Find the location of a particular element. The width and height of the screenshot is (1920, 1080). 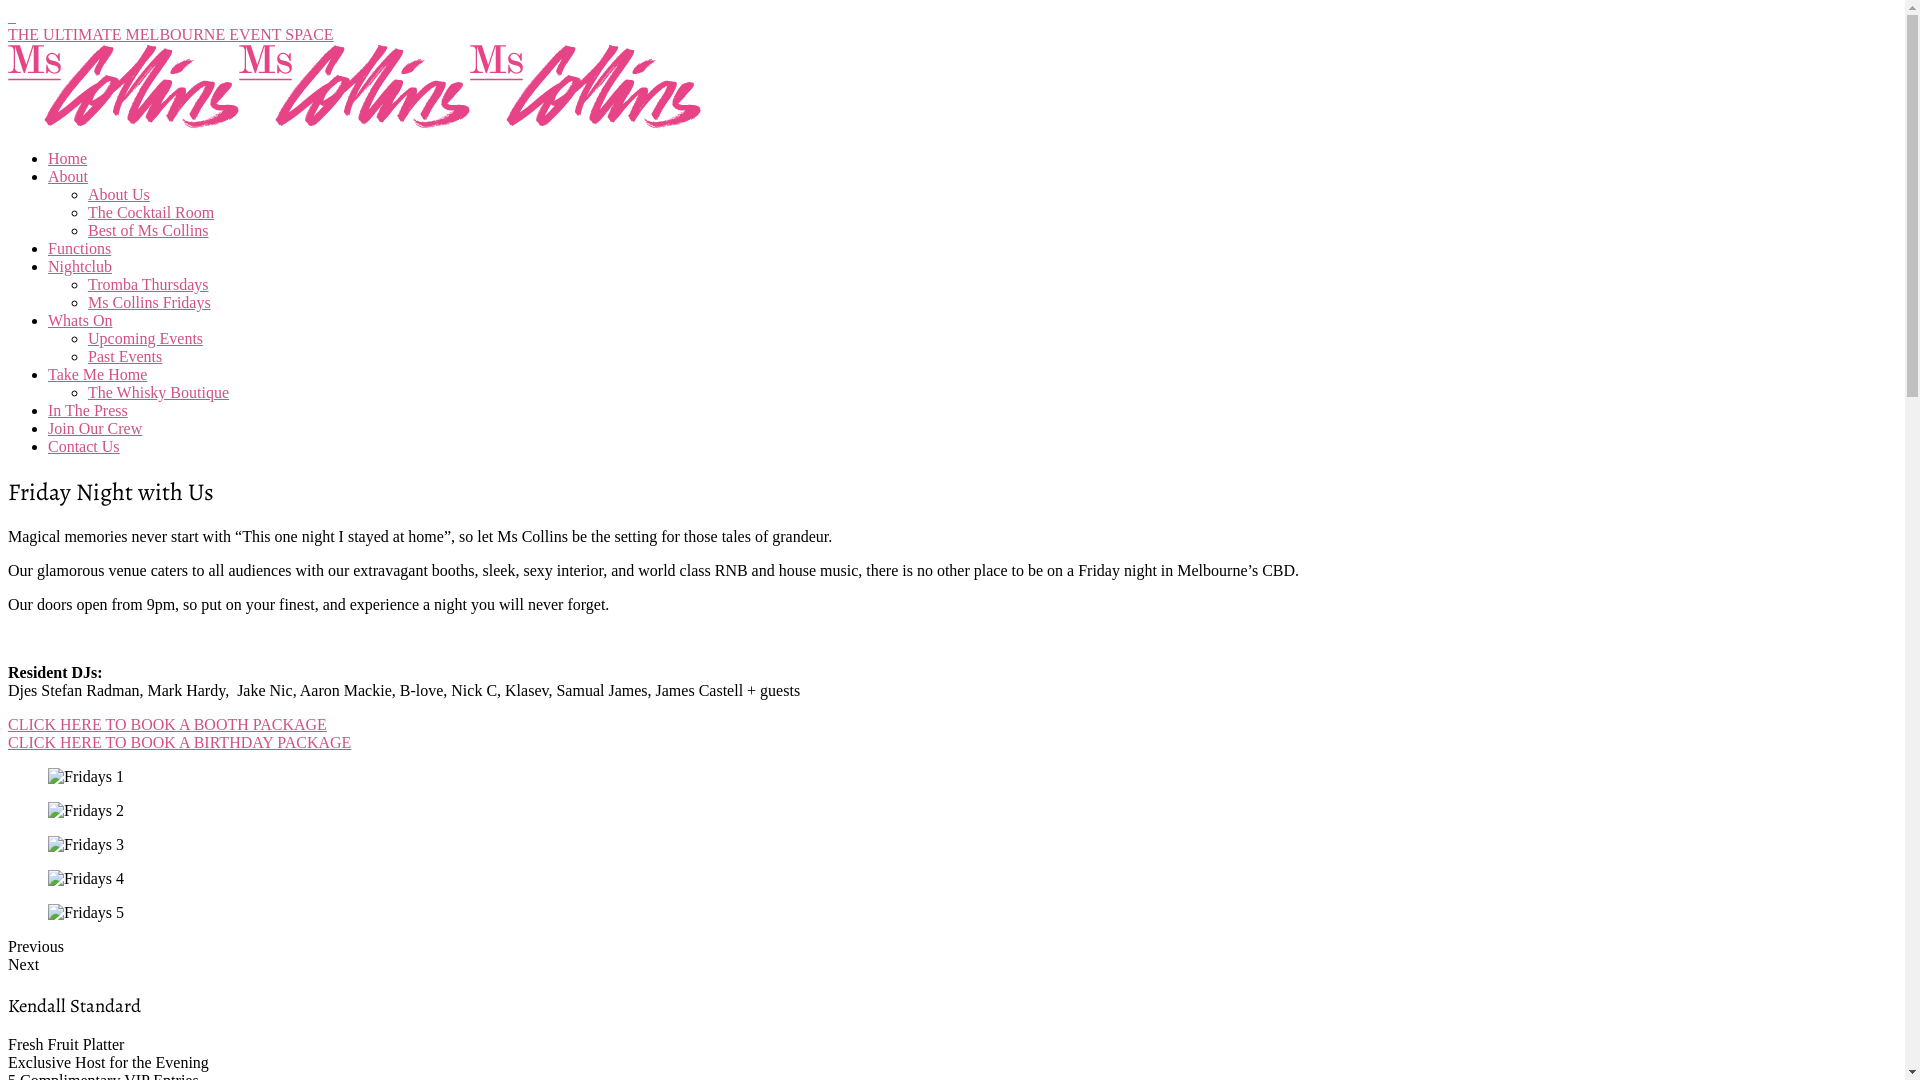

'CLICK HERE TO BOOK A BOOTH PACKAGE' is located at coordinates (167, 724).